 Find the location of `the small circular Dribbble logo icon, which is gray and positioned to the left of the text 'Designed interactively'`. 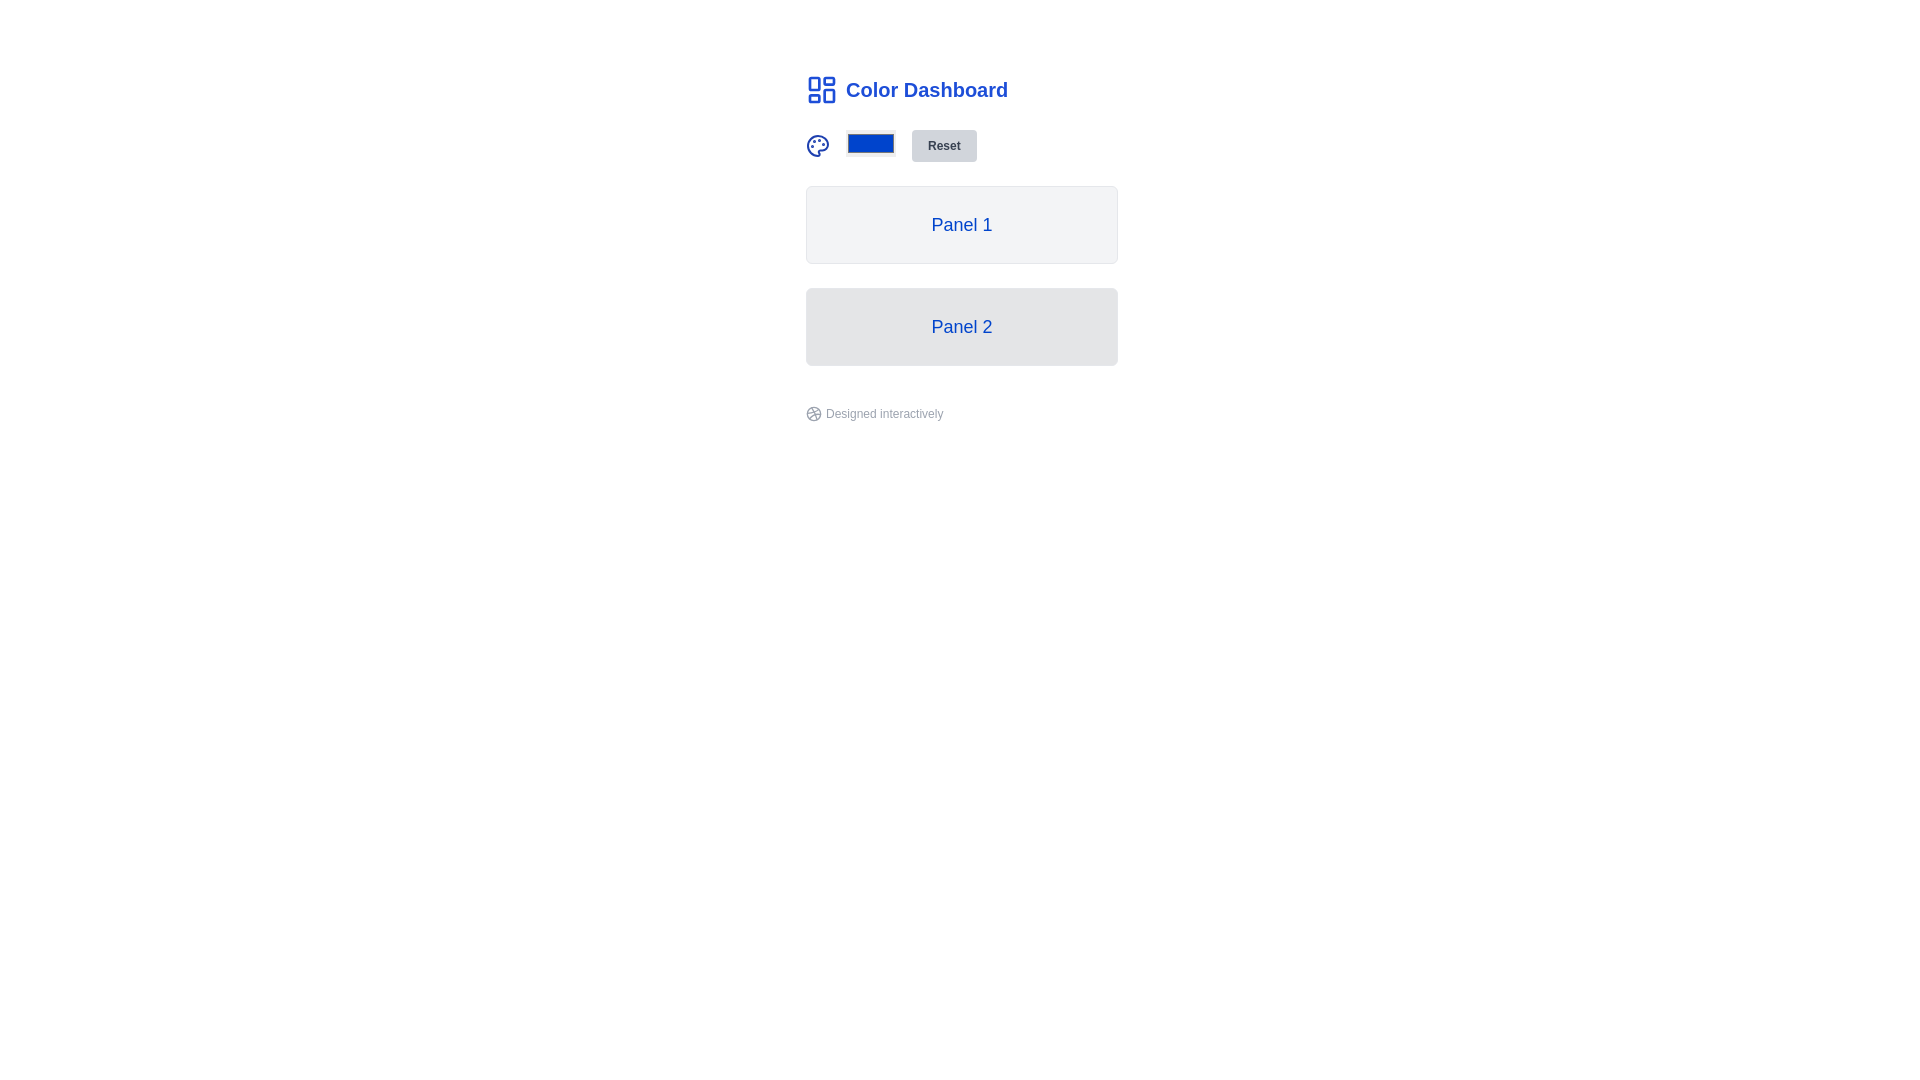

the small circular Dribbble logo icon, which is gray and positioned to the left of the text 'Designed interactively' is located at coordinates (814, 412).